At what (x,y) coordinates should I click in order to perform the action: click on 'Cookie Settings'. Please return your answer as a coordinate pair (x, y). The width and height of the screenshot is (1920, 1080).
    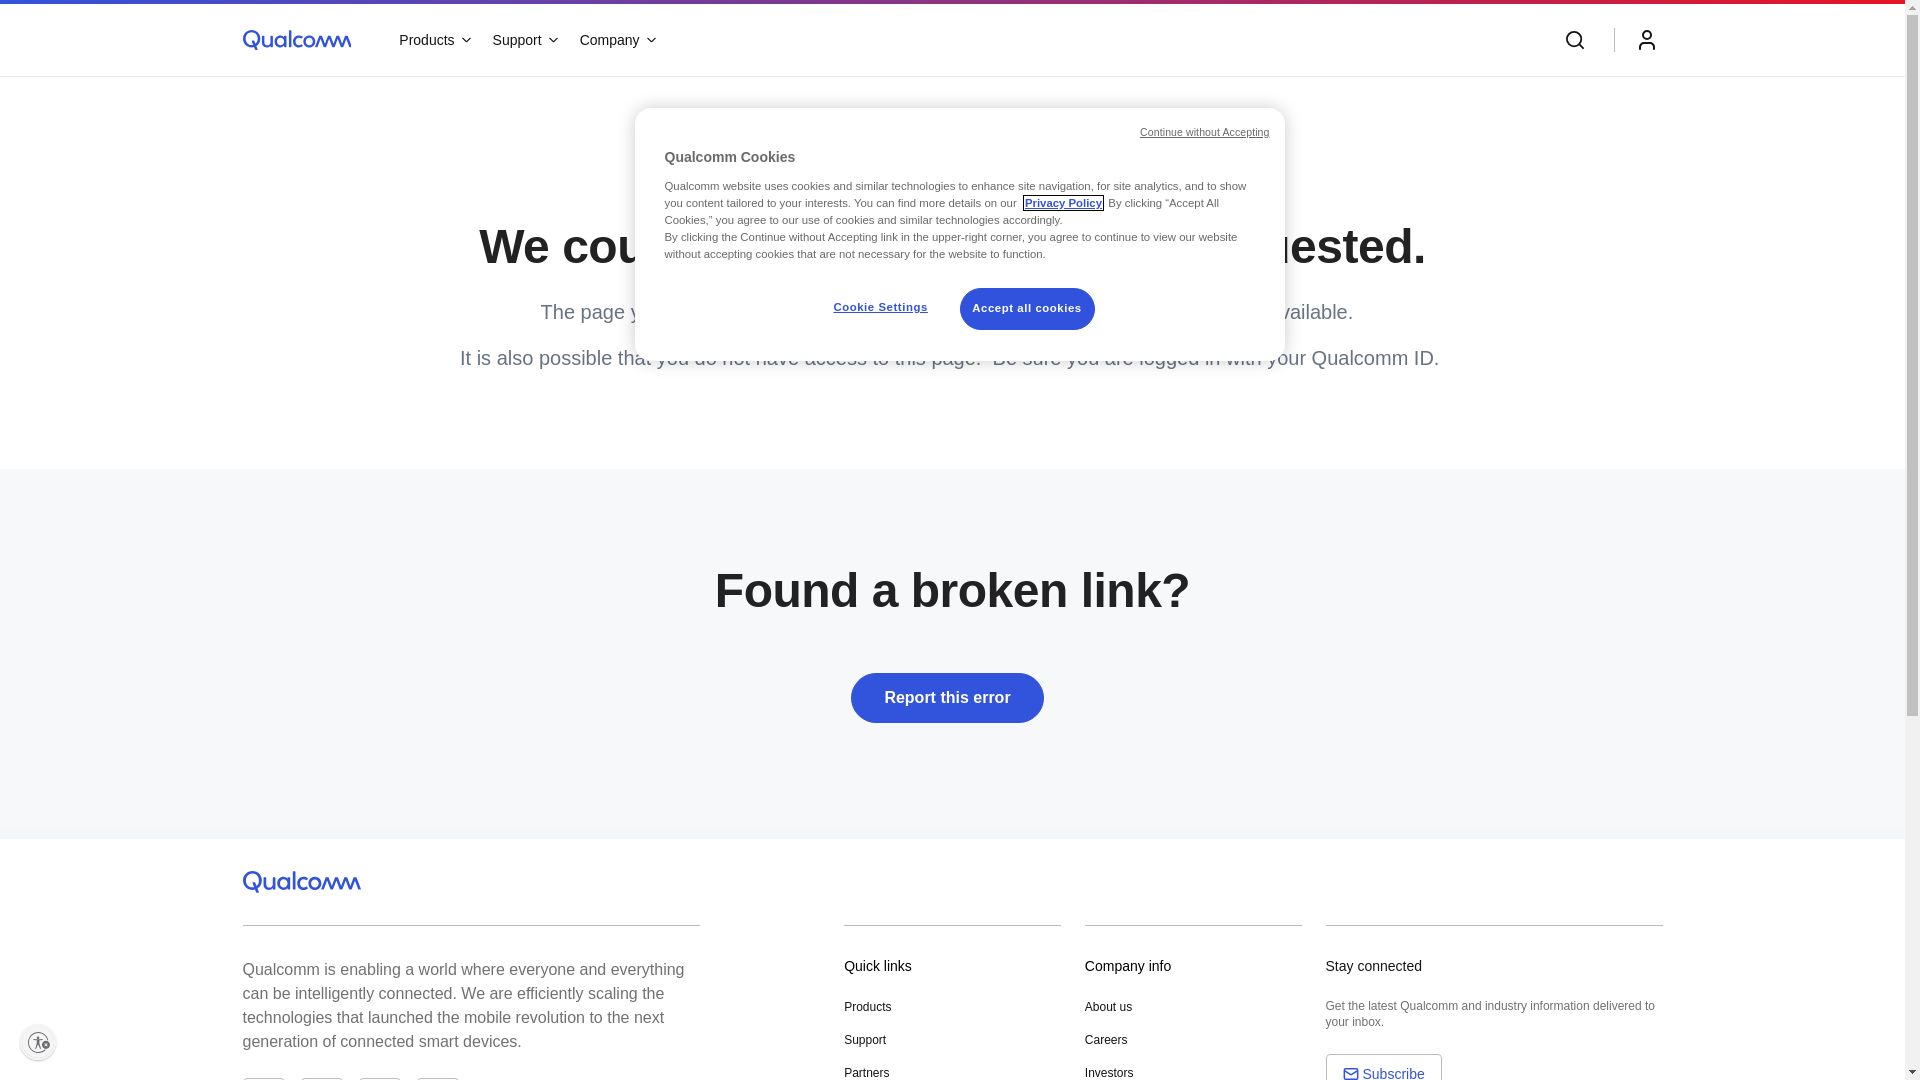
    Looking at the image, I should click on (880, 308).